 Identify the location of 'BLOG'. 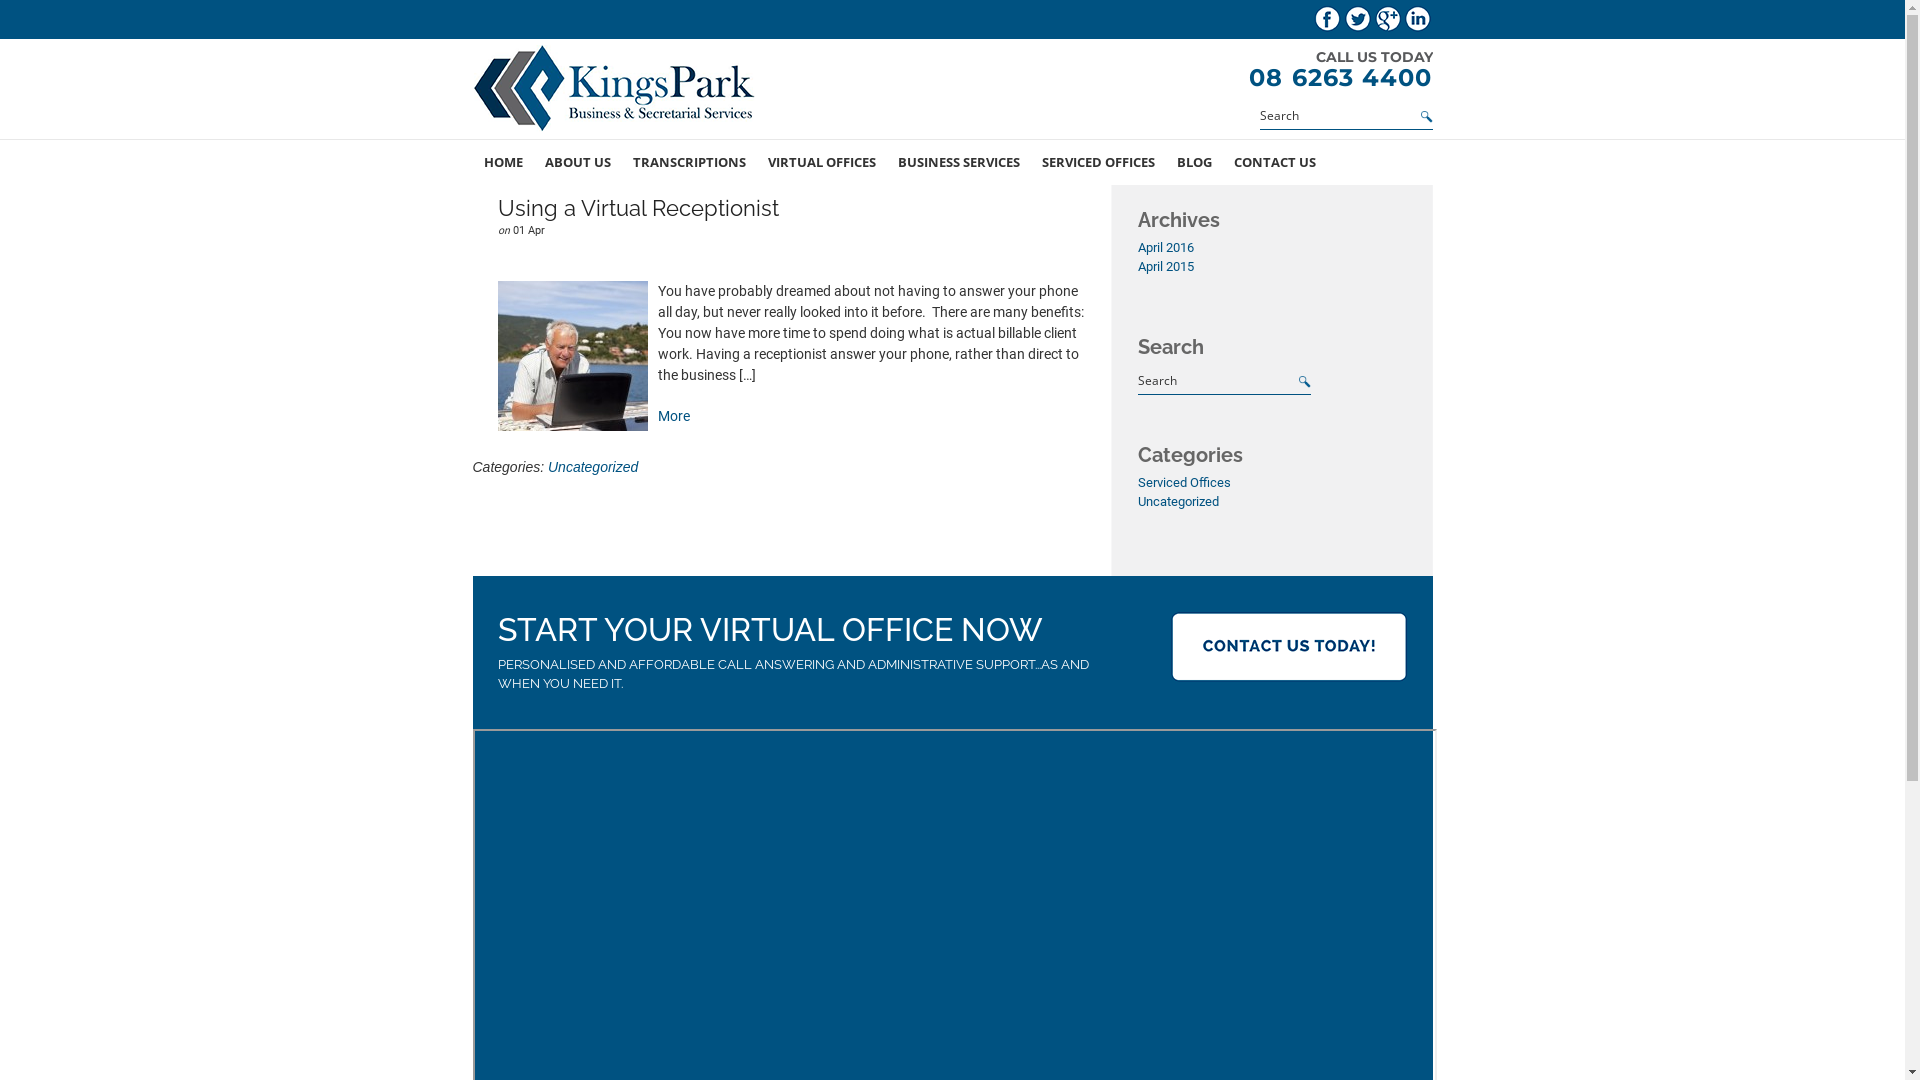
(1194, 161).